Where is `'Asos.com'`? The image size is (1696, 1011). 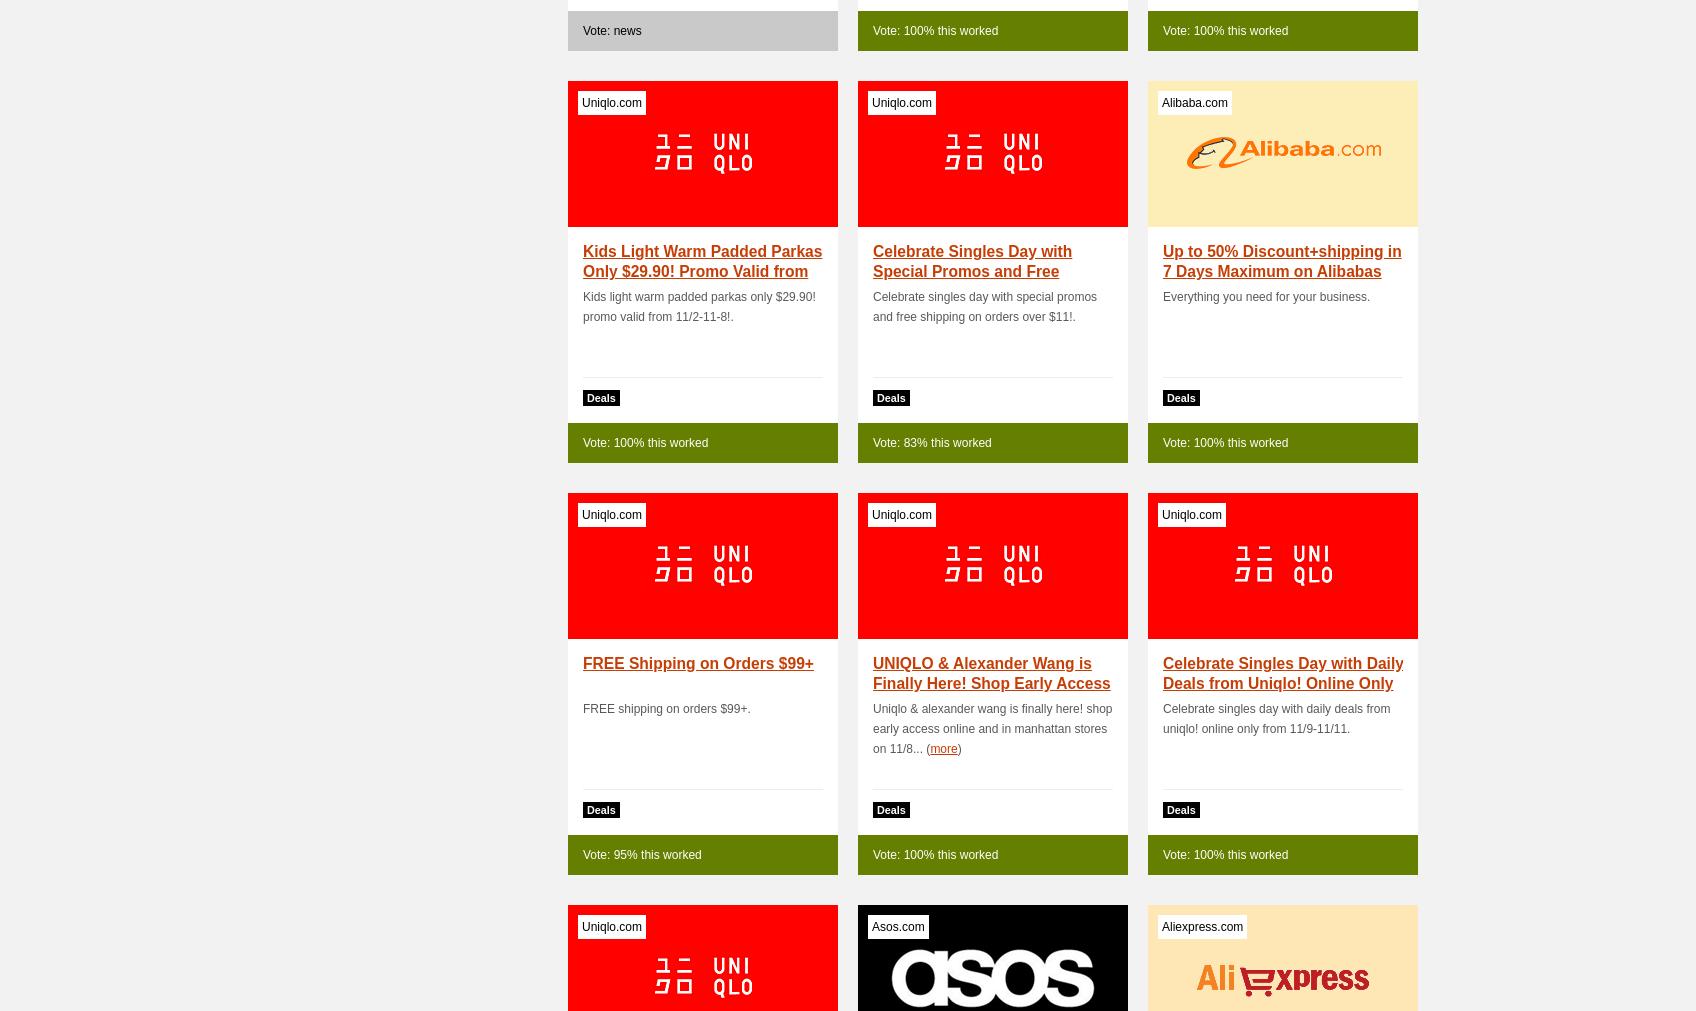
'Asos.com' is located at coordinates (898, 926).